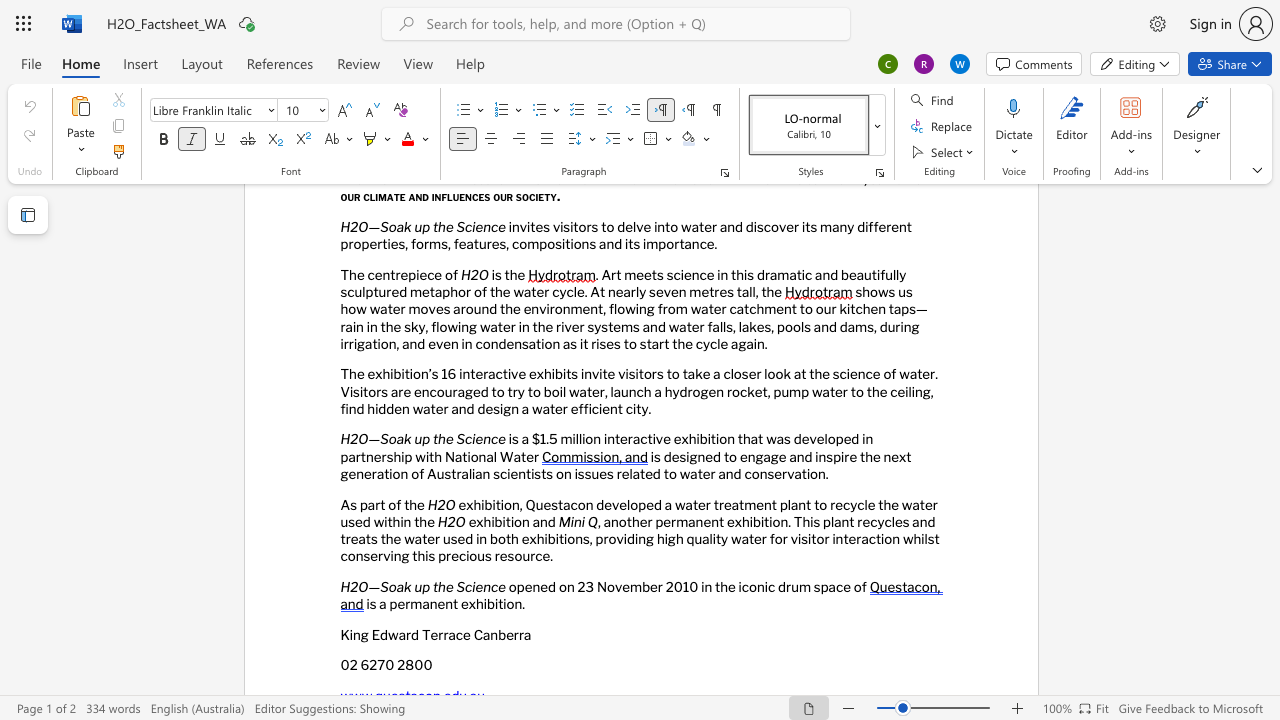 This screenshot has width=1280, height=720. Describe the element at coordinates (345, 503) in the screenshot. I see `the 1th character "A" in the text` at that location.